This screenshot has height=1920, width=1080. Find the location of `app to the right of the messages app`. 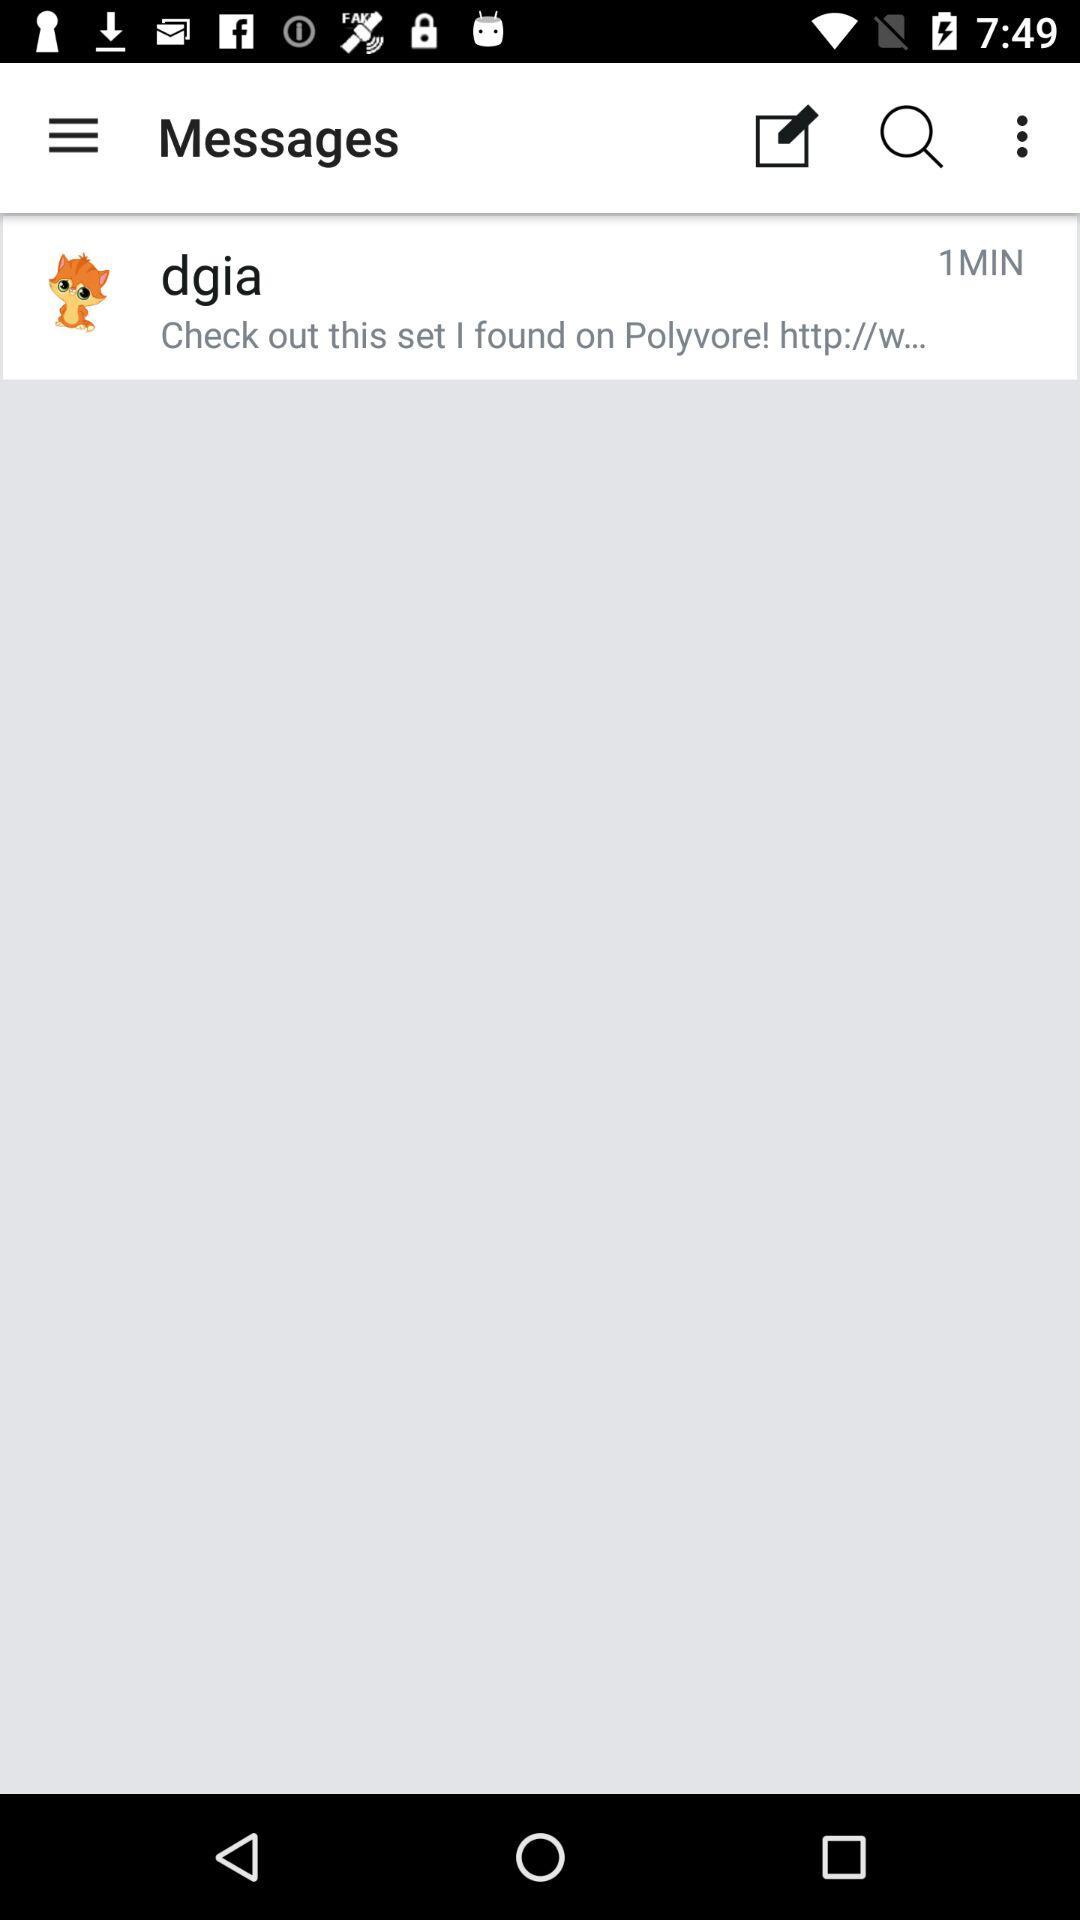

app to the right of the messages app is located at coordinates (785, 135).